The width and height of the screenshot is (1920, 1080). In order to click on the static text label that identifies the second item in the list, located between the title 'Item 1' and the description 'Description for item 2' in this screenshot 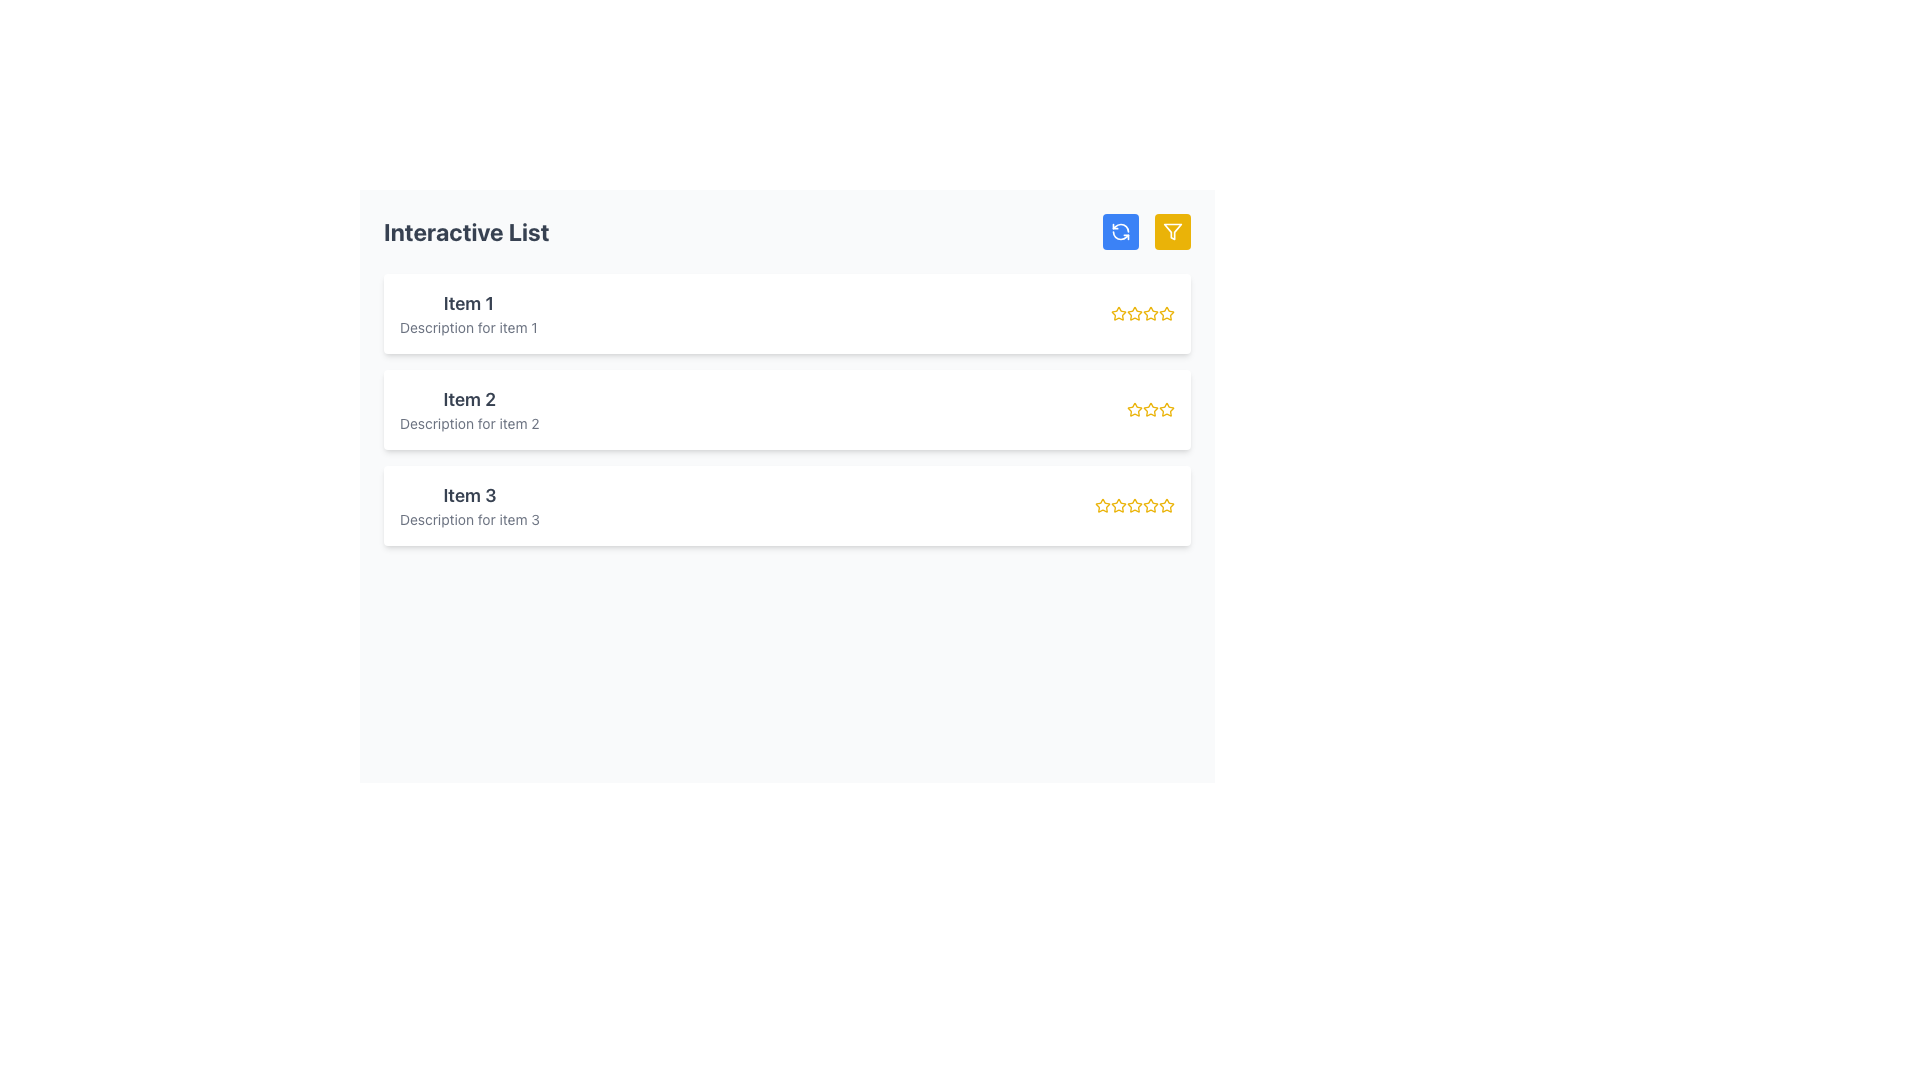, I will do `click(468, 400)`.